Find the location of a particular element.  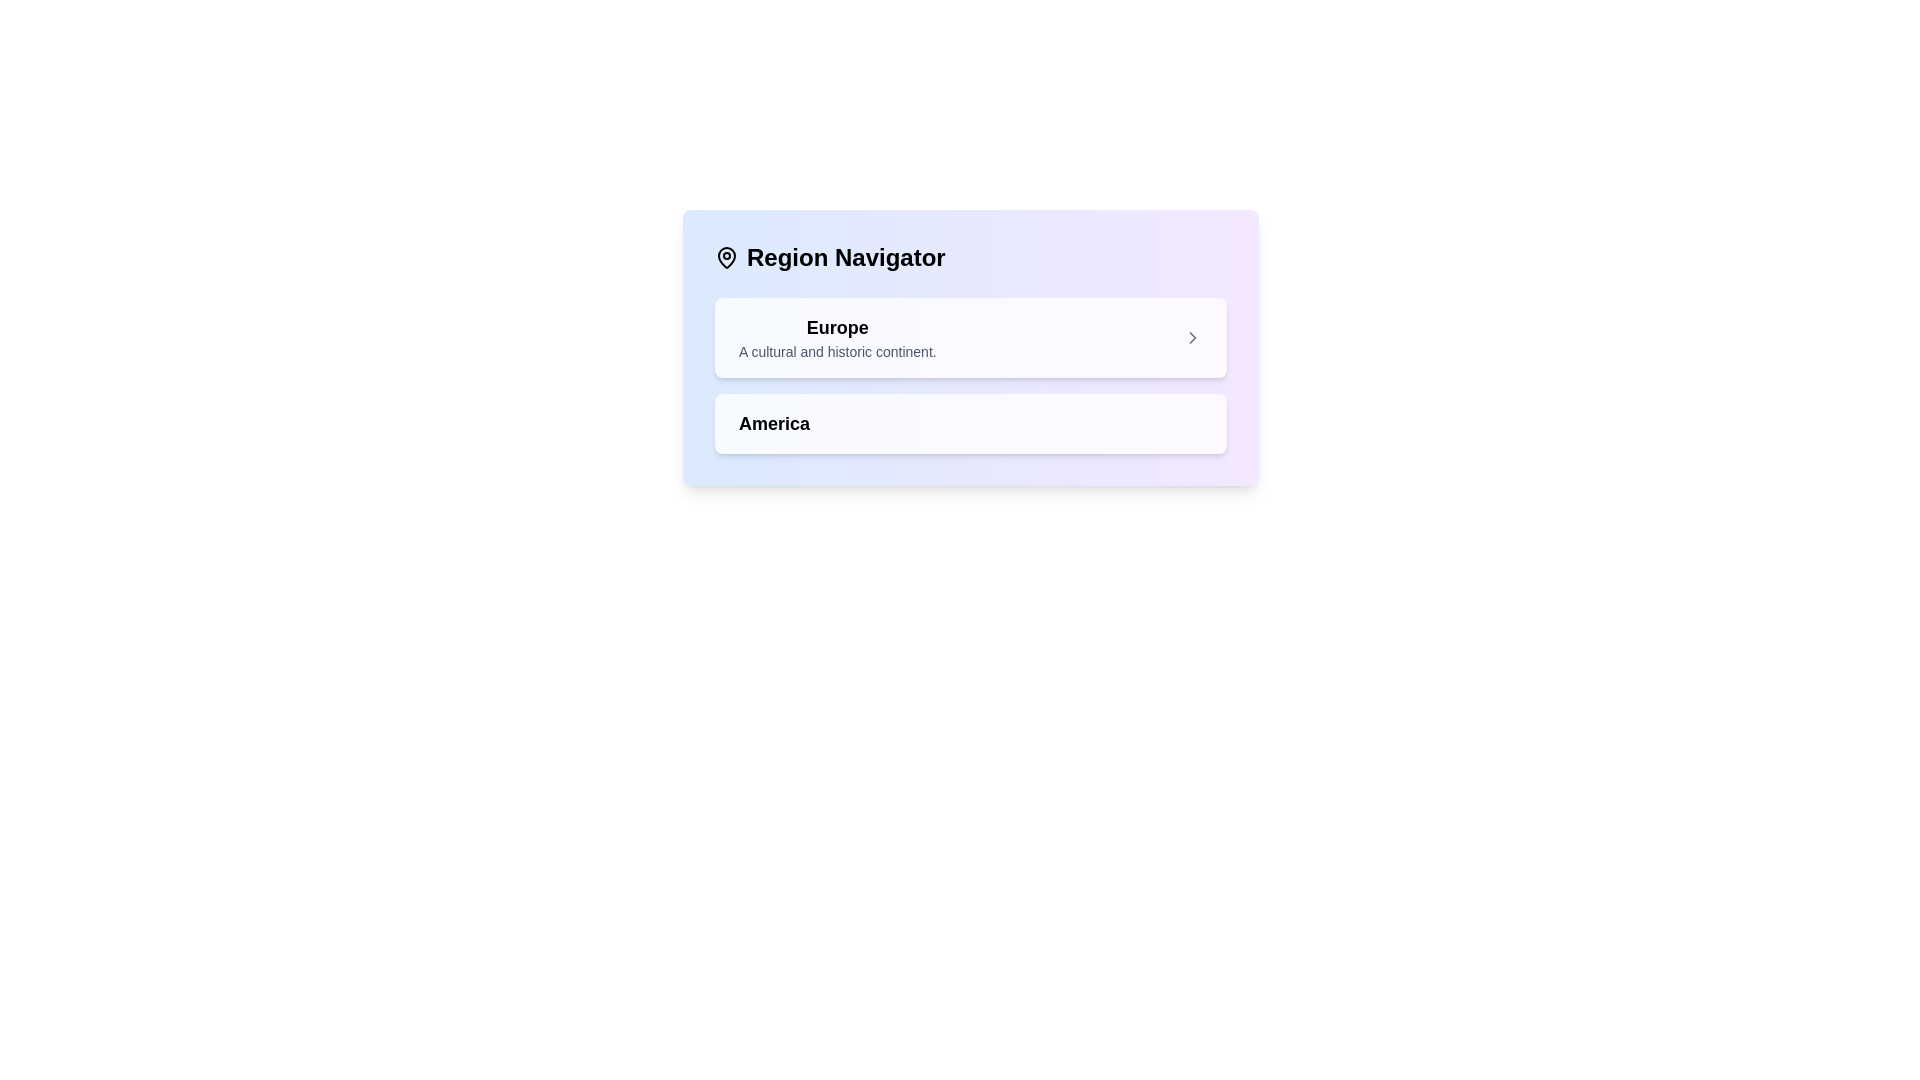

the 'Europe' list item in the 'Region Navigator' section, which features a prominent bold text and a chevron icon indicating expandability is located at coordinates (970, 375).